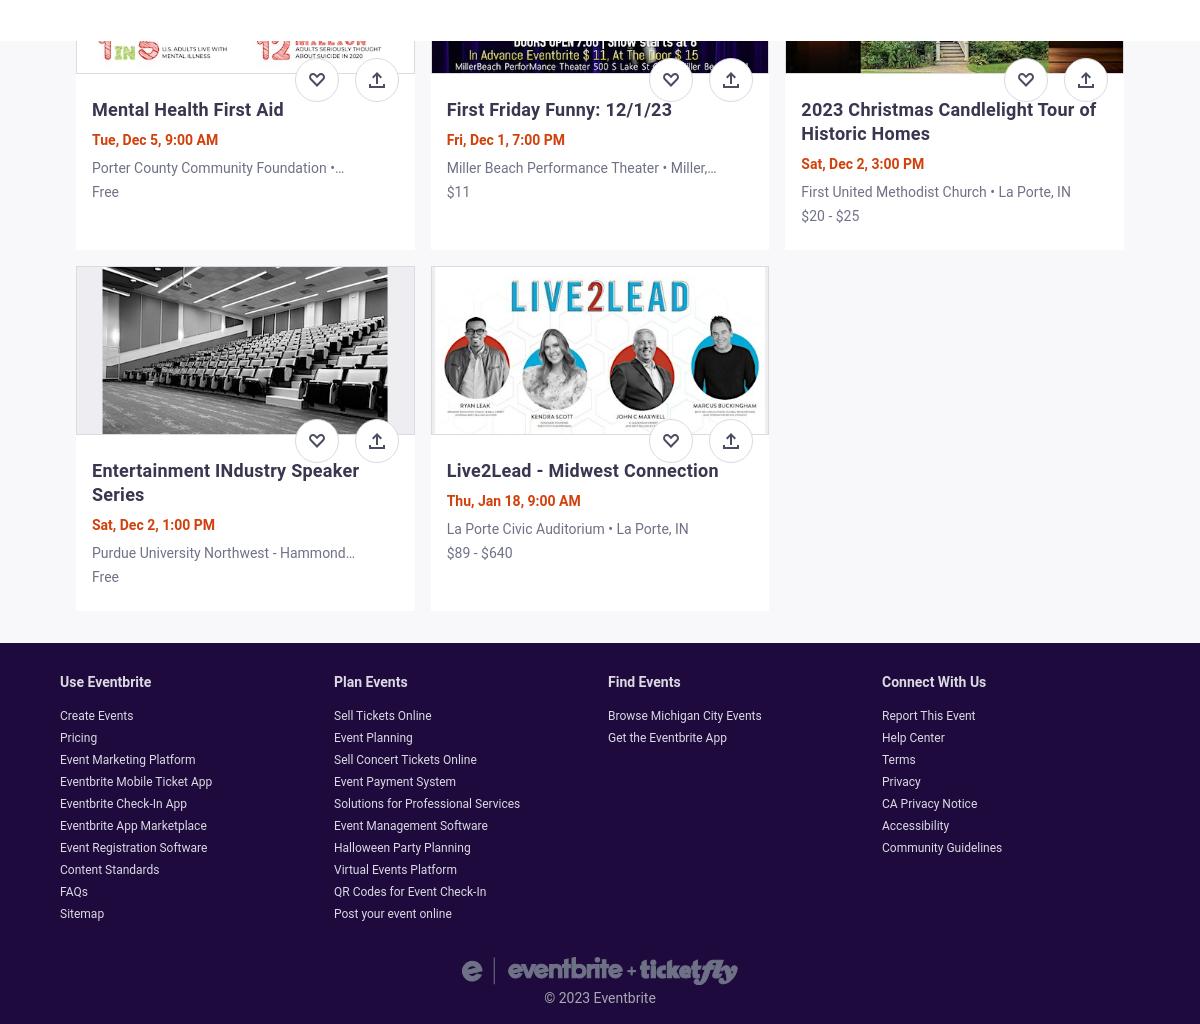 The width and height of the screenshot is (1200, 1024). I want to click on '$20 - $25', so click(829, 214).